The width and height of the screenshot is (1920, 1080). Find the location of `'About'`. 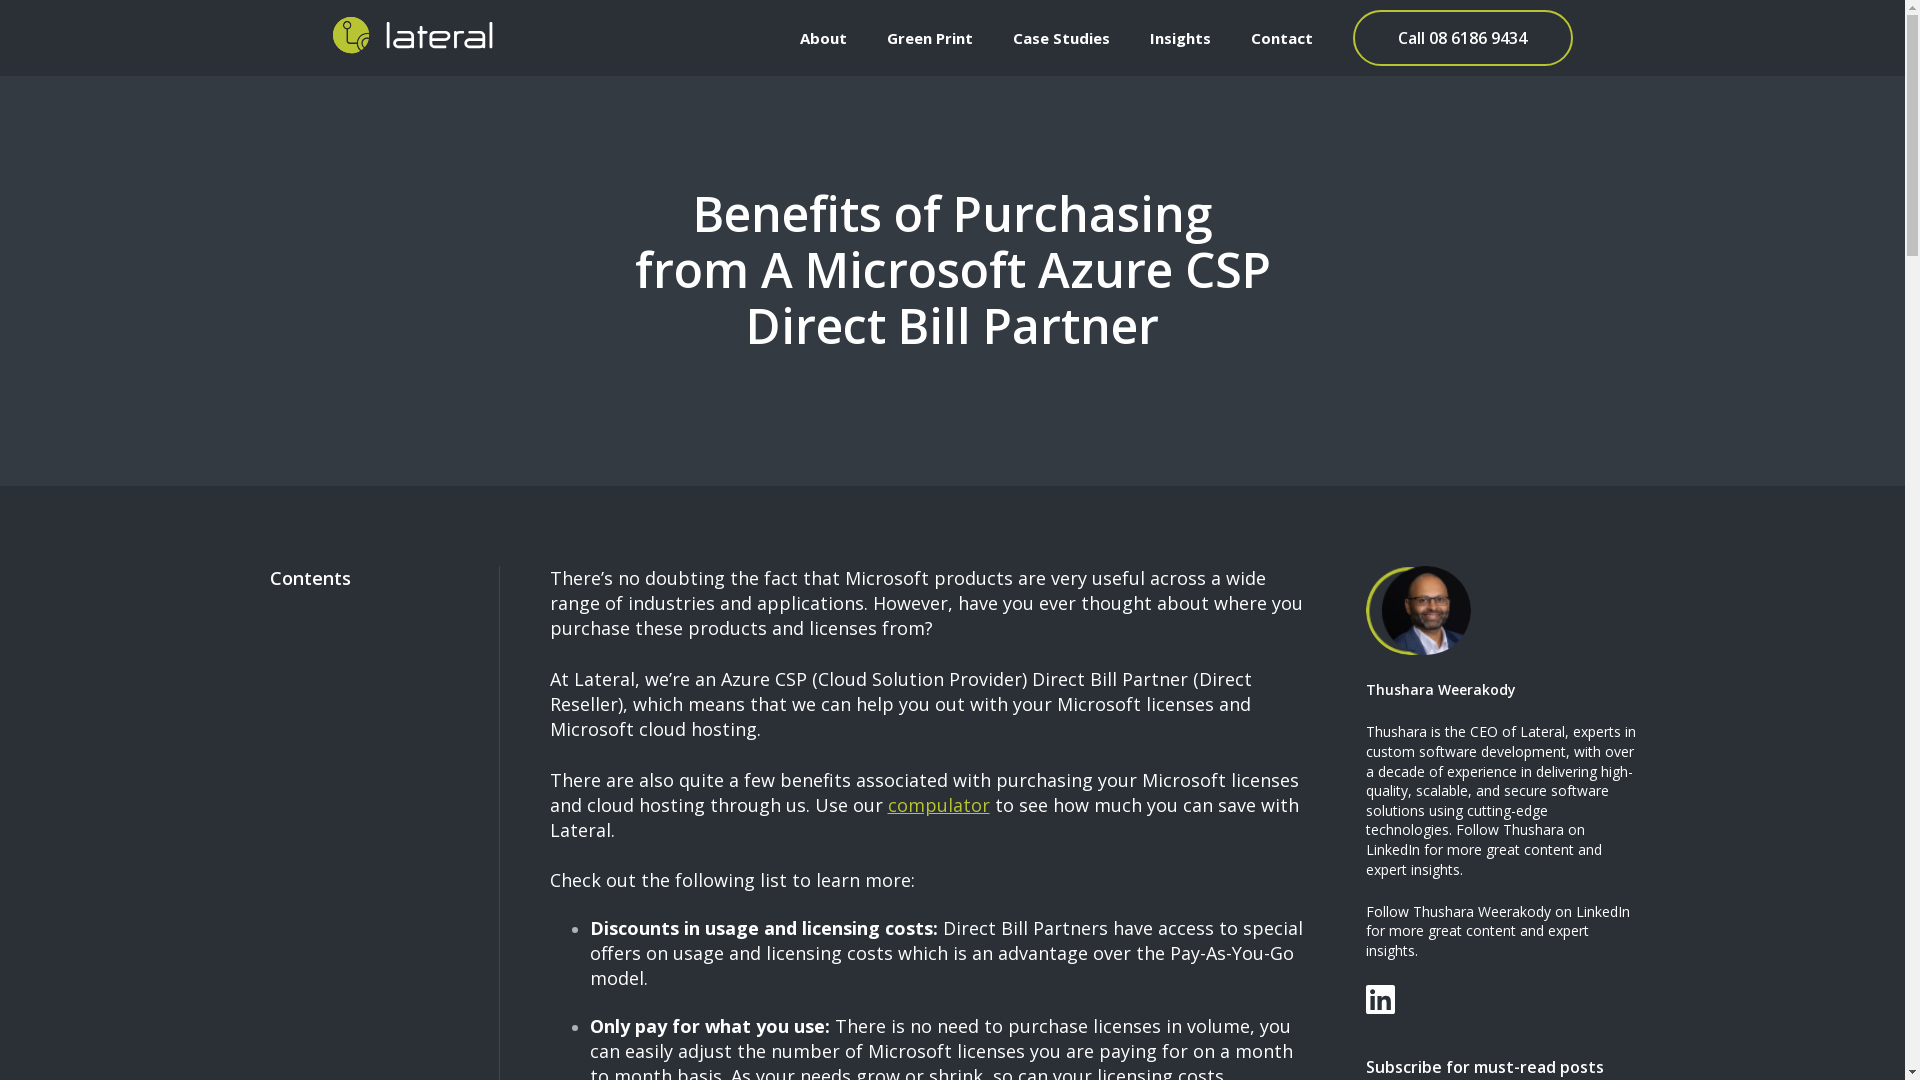

'About' is located at coordinates (823, 38).